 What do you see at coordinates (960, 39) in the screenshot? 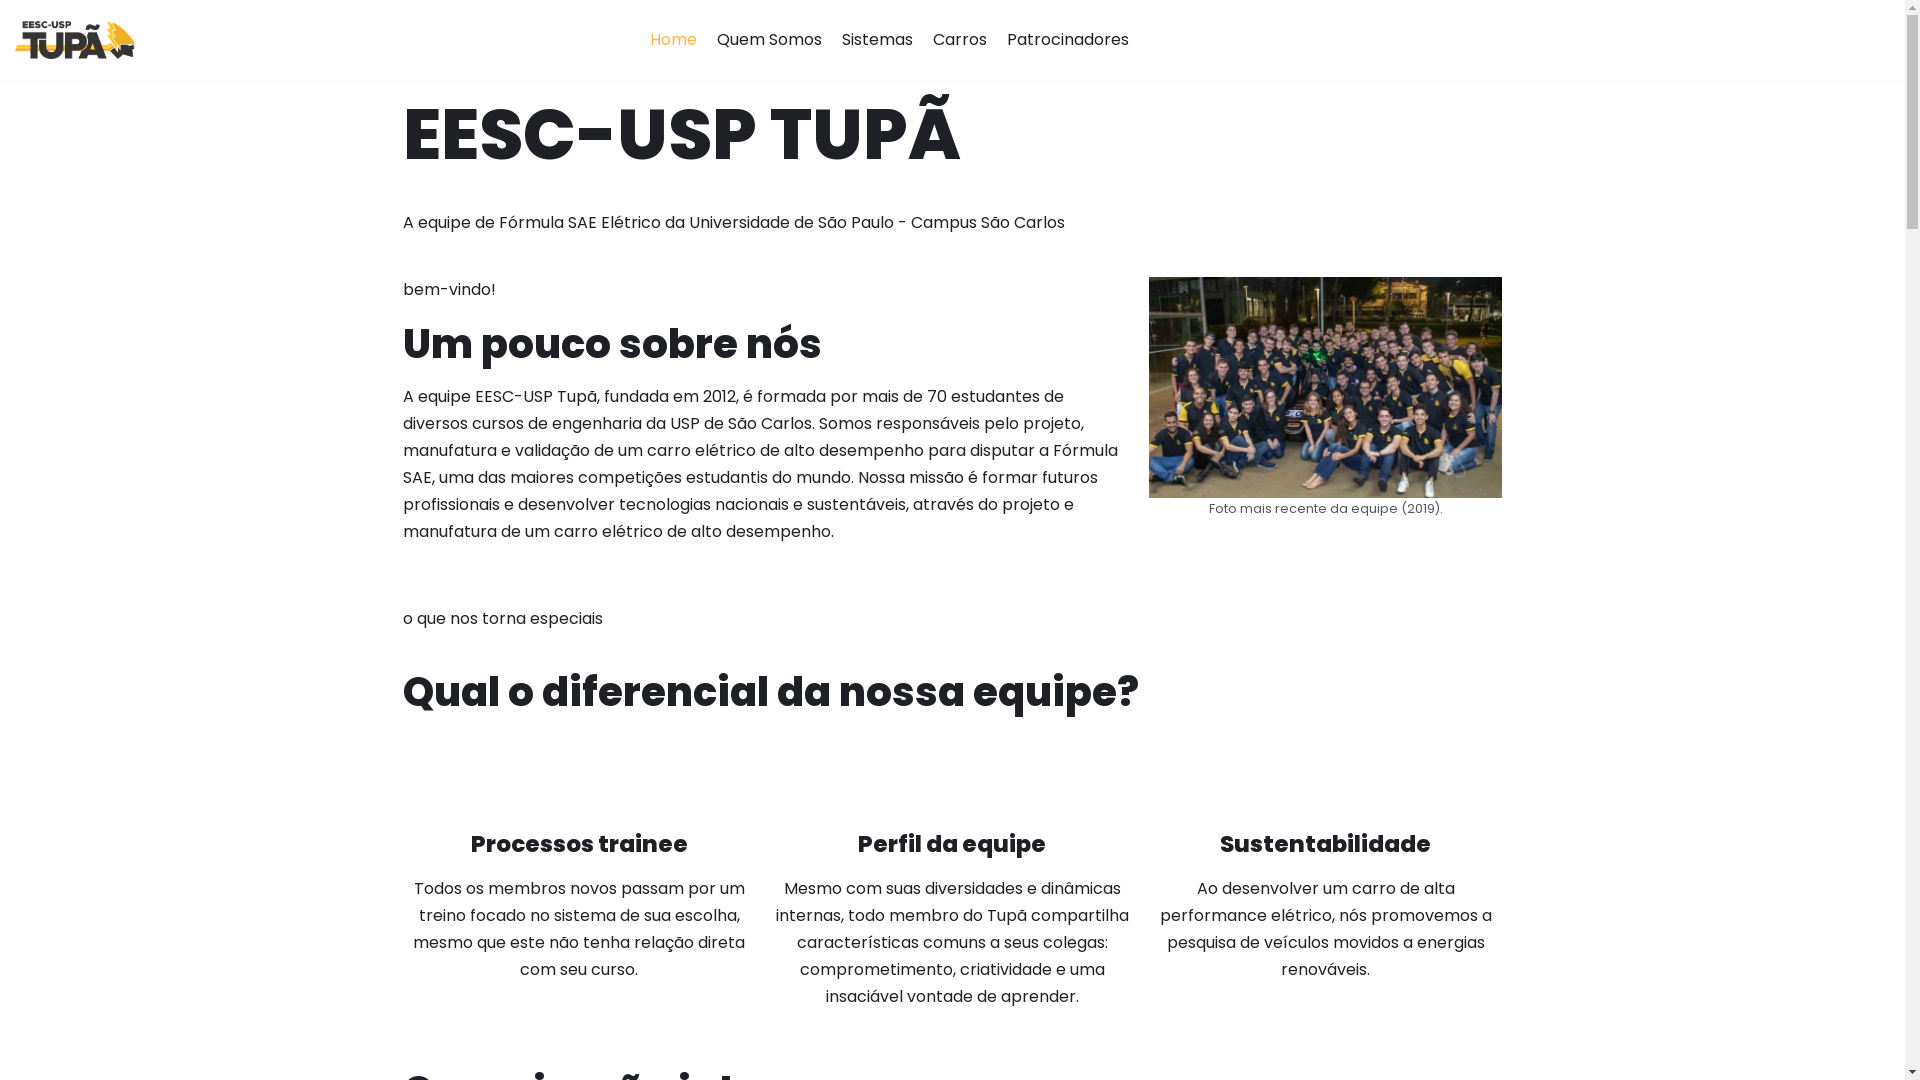
I see `'Carros'` at bounding box center [960, 39].